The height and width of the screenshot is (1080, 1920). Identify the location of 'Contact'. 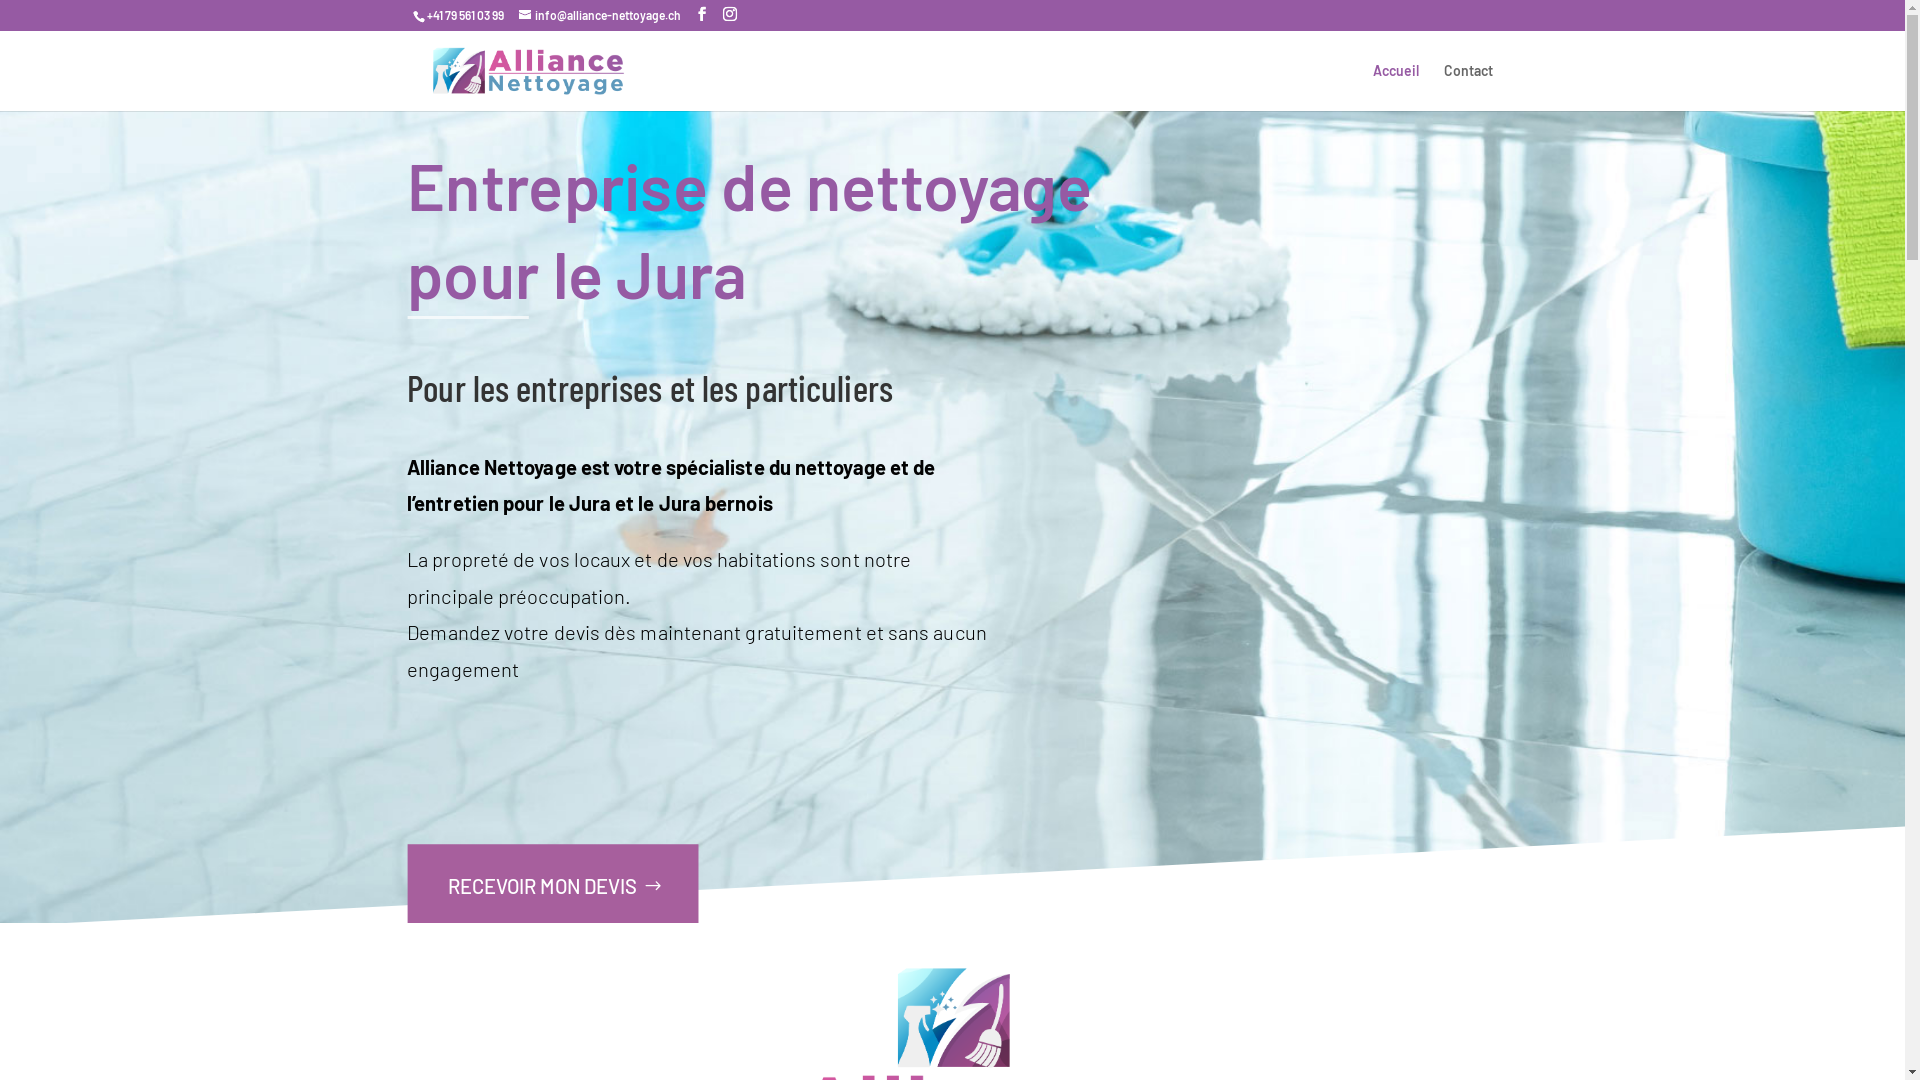
(1468, 86).